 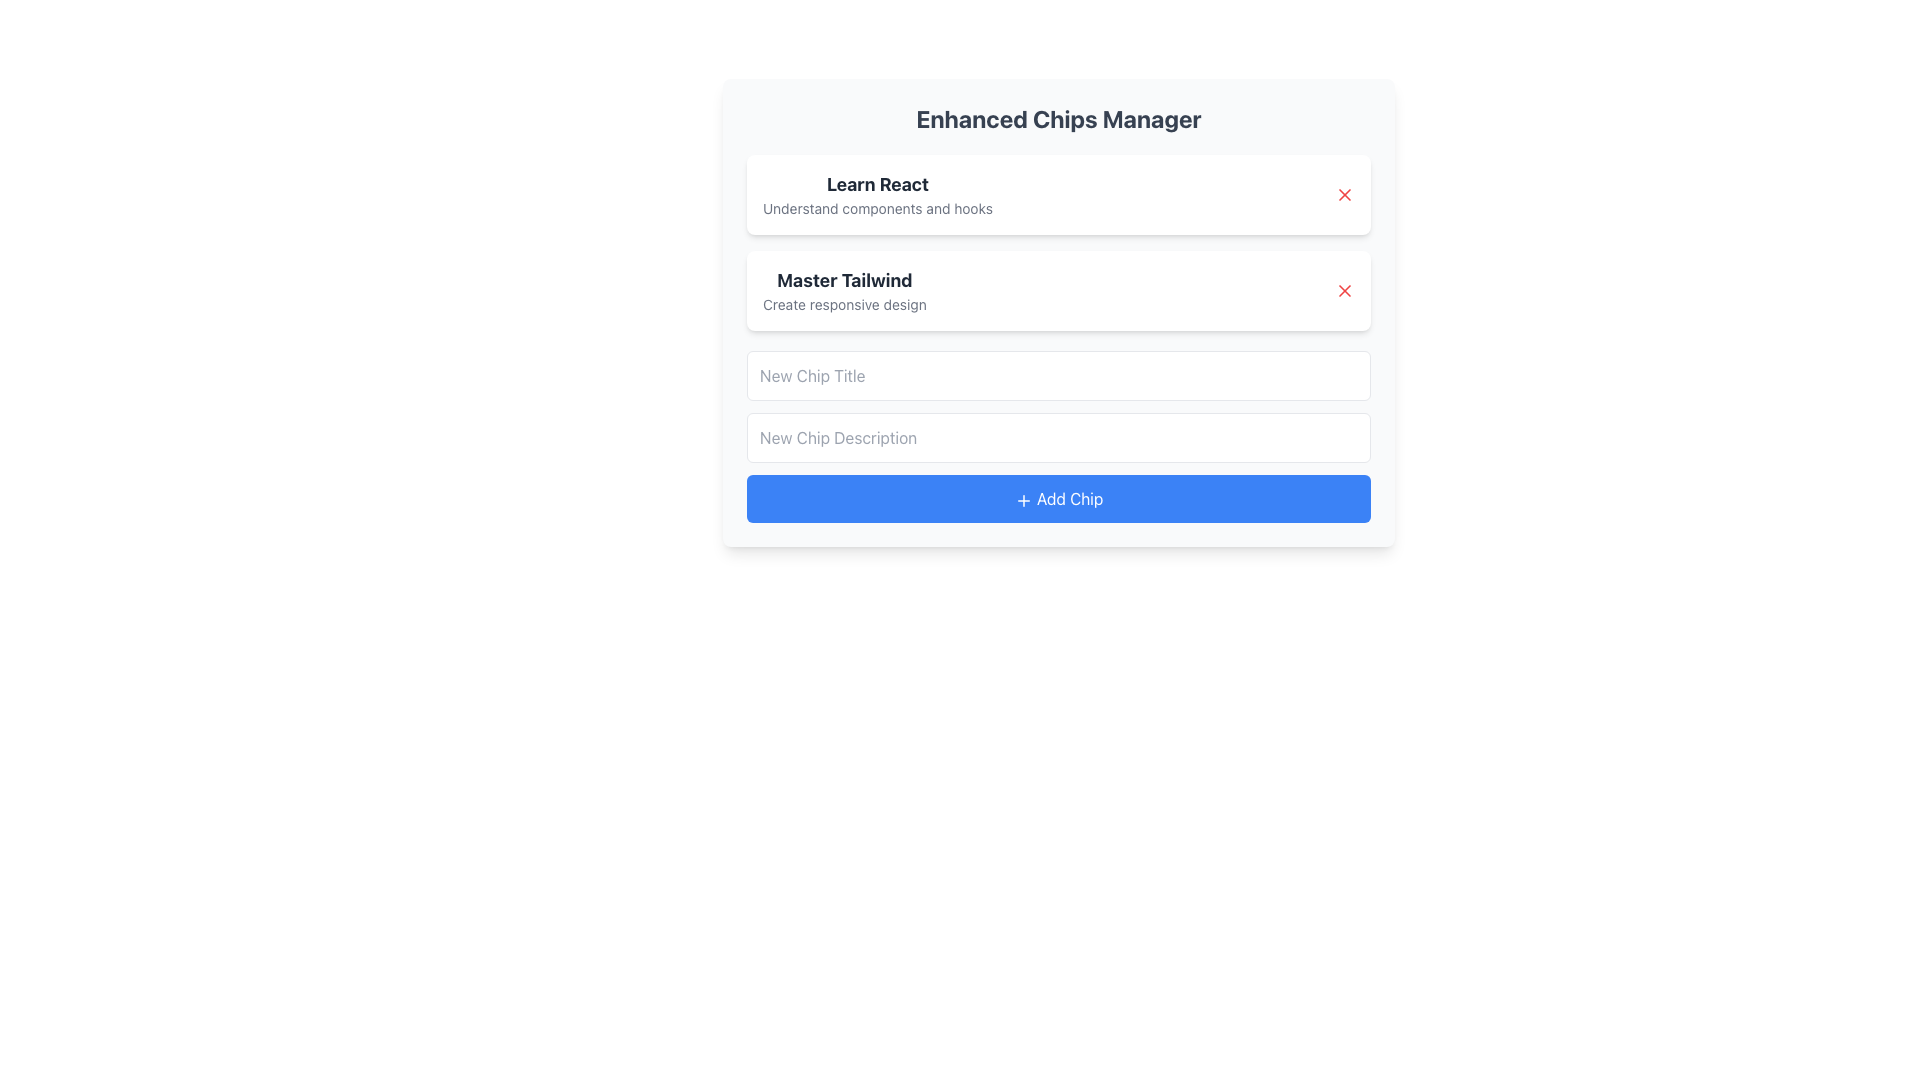 I want to click on the small red 'x' icon button located at the far right of the first card containing the text 'Learn React', so click(x=1344, y=195).